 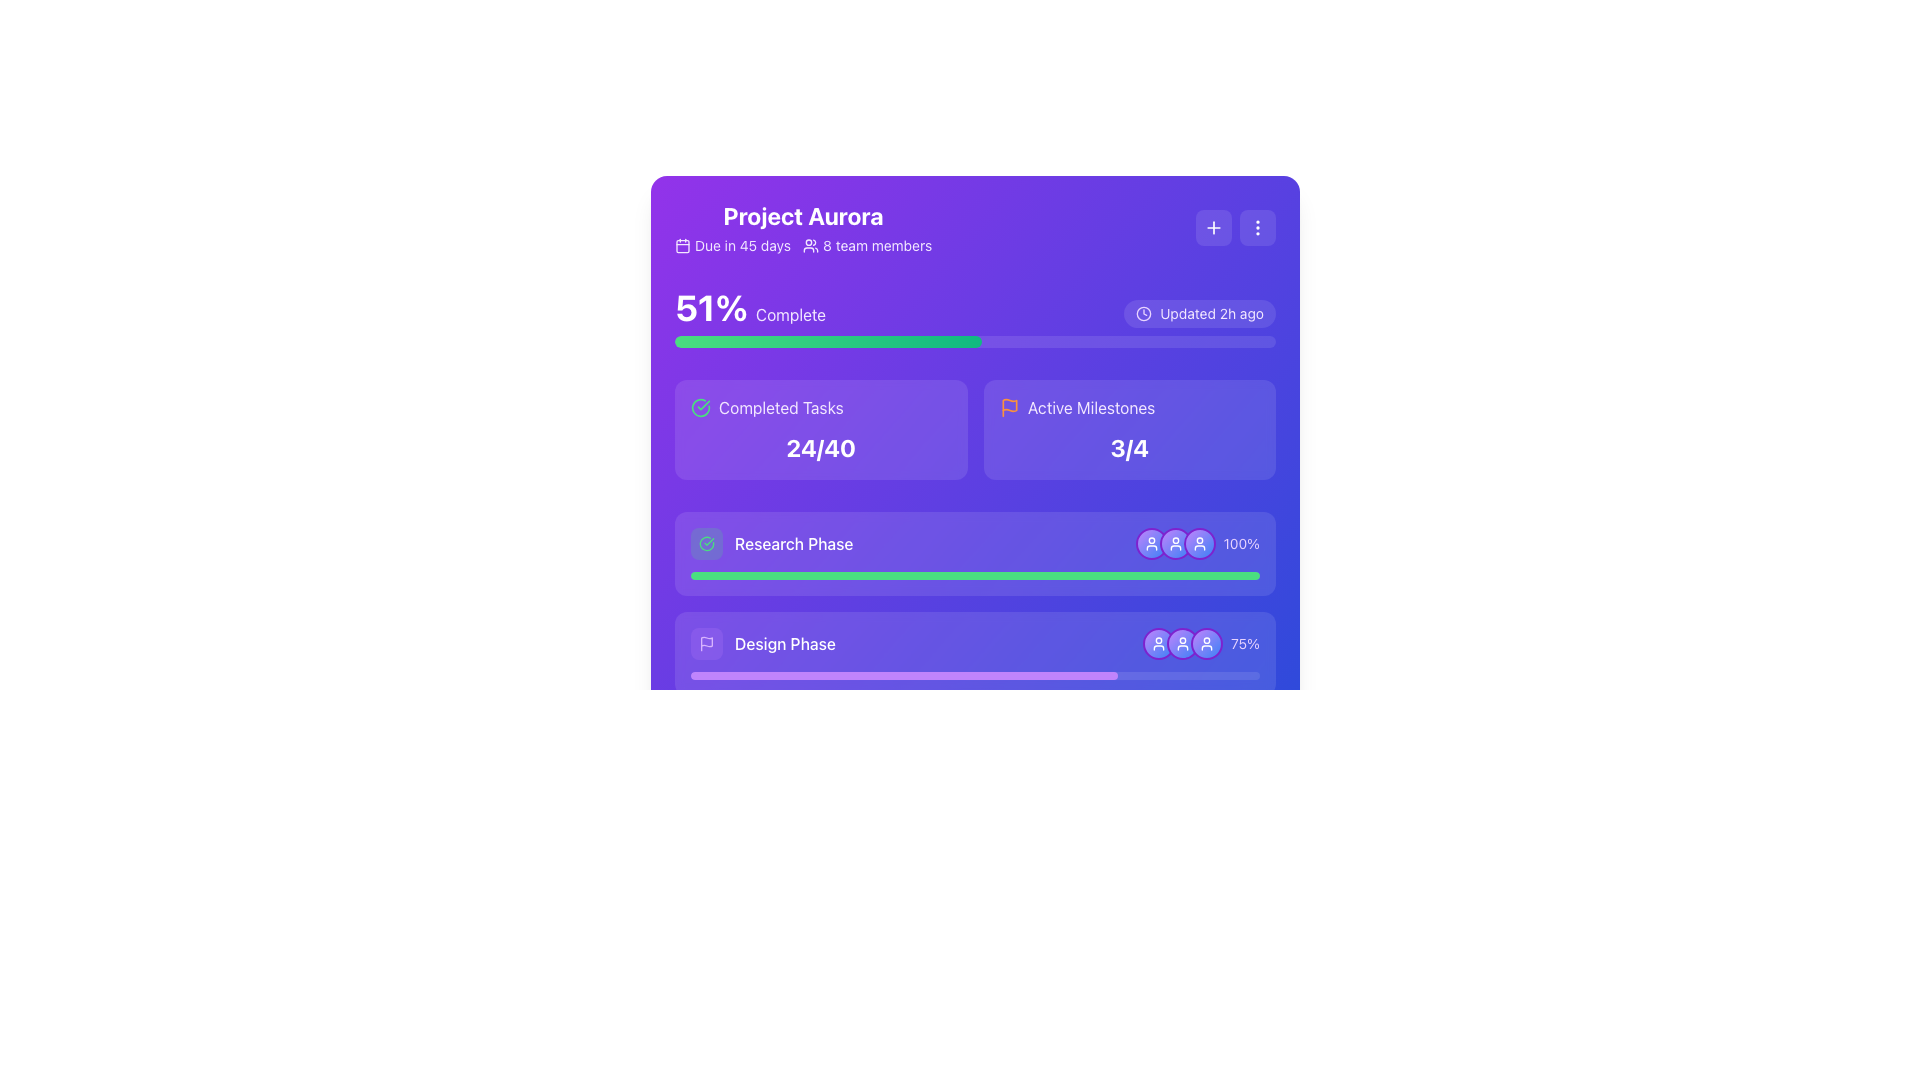 What do you see at coordinates (1158, 644) in the screenshot?
I see `the circular icon with a gradient background transitioning from purple to blue, featuring a white user silhouette in the center, located in the 'Design Phase' section` at bounding box center [1158, 644].